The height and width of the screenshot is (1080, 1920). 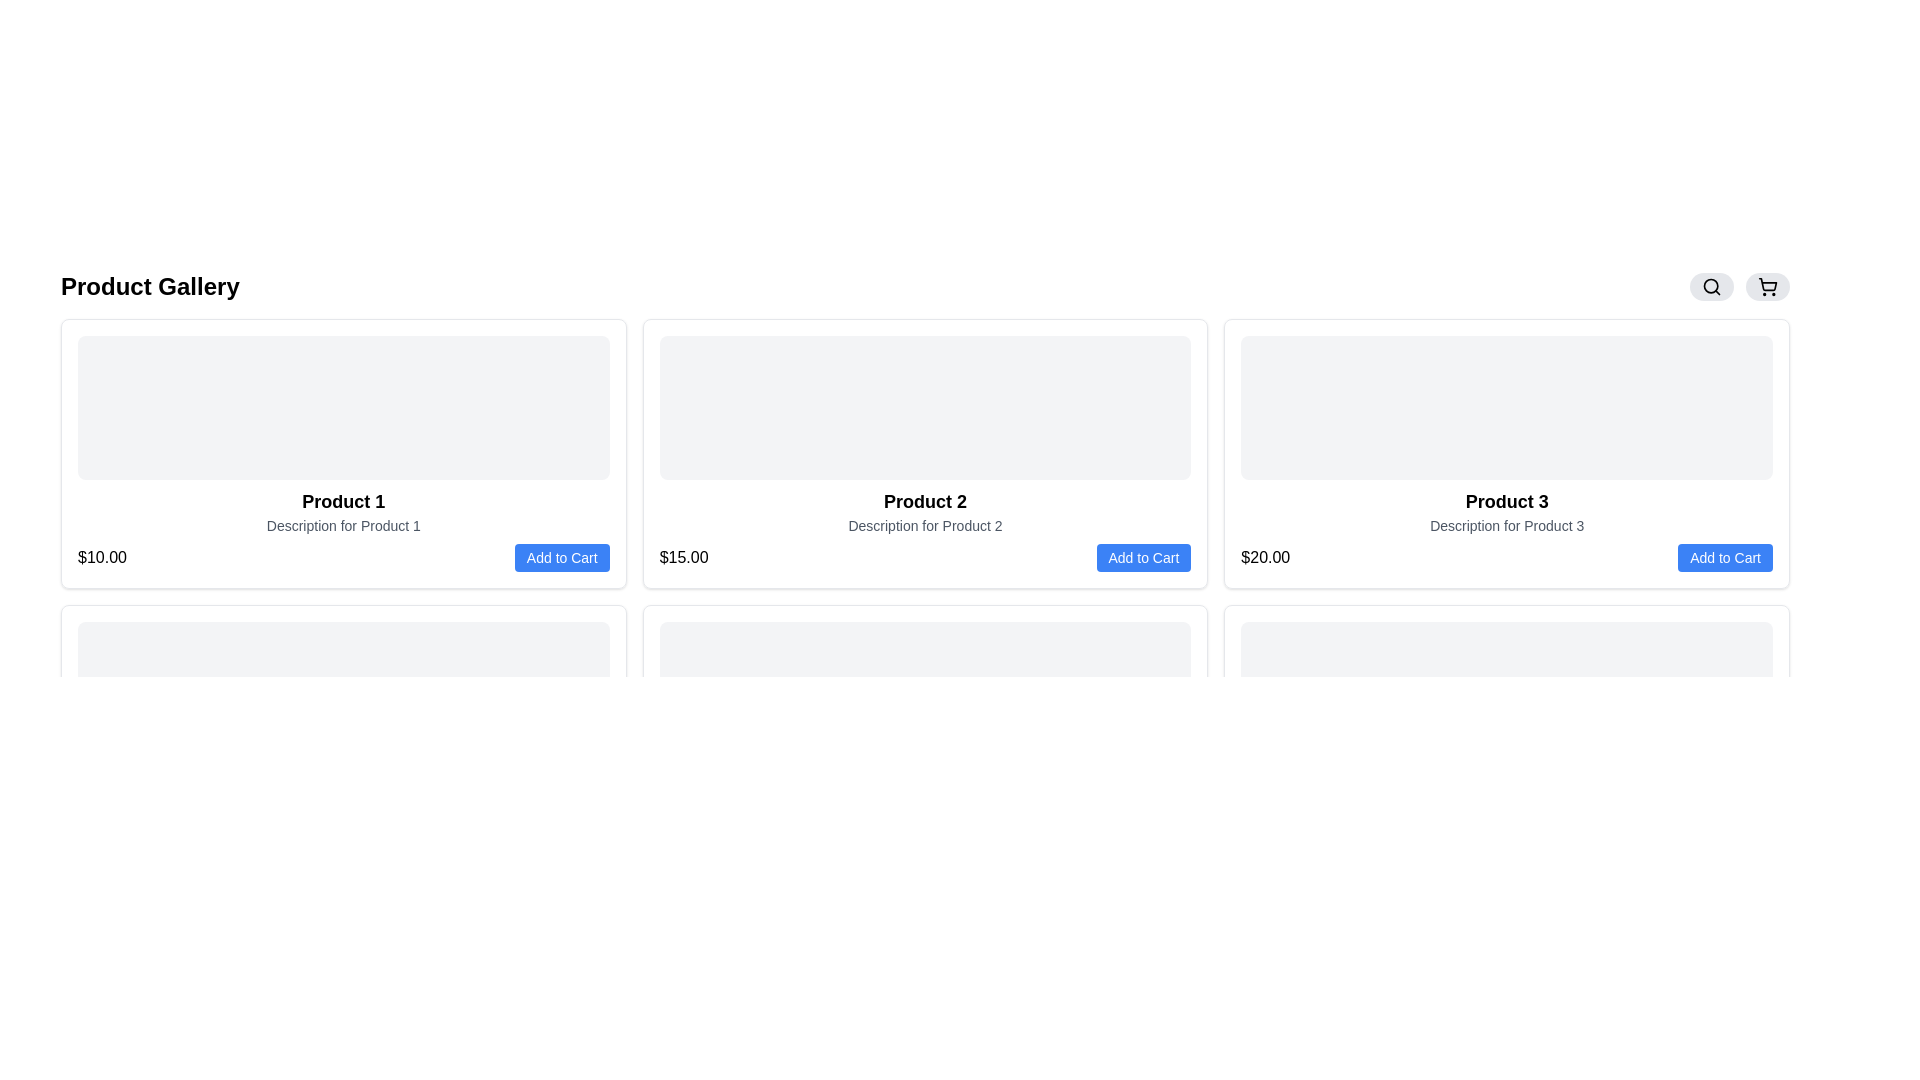 I want to click on the 'Add to Cart' button, which is a rectangular button with white text on a blue background, located in the bottom-right corner of the product card, so click(x=561, y=558).